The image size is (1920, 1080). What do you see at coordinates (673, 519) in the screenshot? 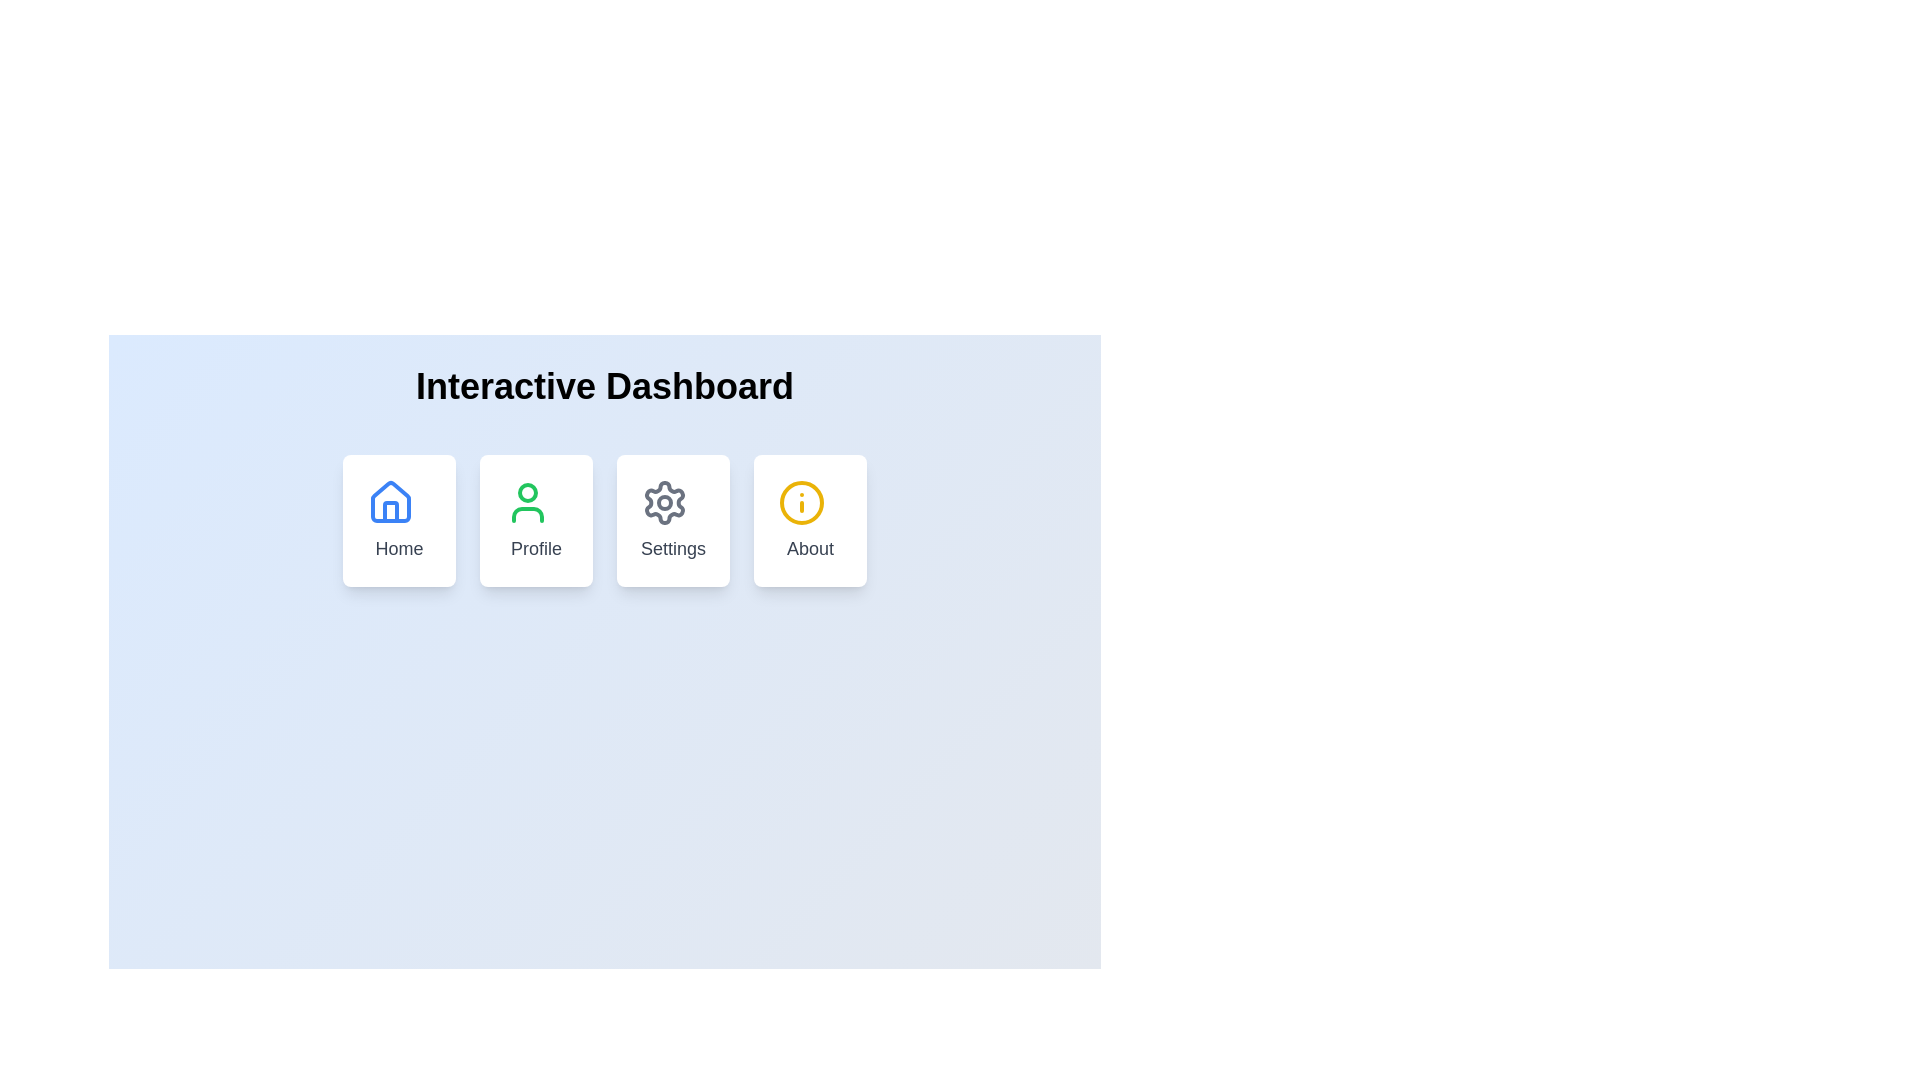
I see `the 'Settings' navigation card, which is a square card with rounded corners, a white background, and a gear icon at the top` at bounding box center [673, 519].